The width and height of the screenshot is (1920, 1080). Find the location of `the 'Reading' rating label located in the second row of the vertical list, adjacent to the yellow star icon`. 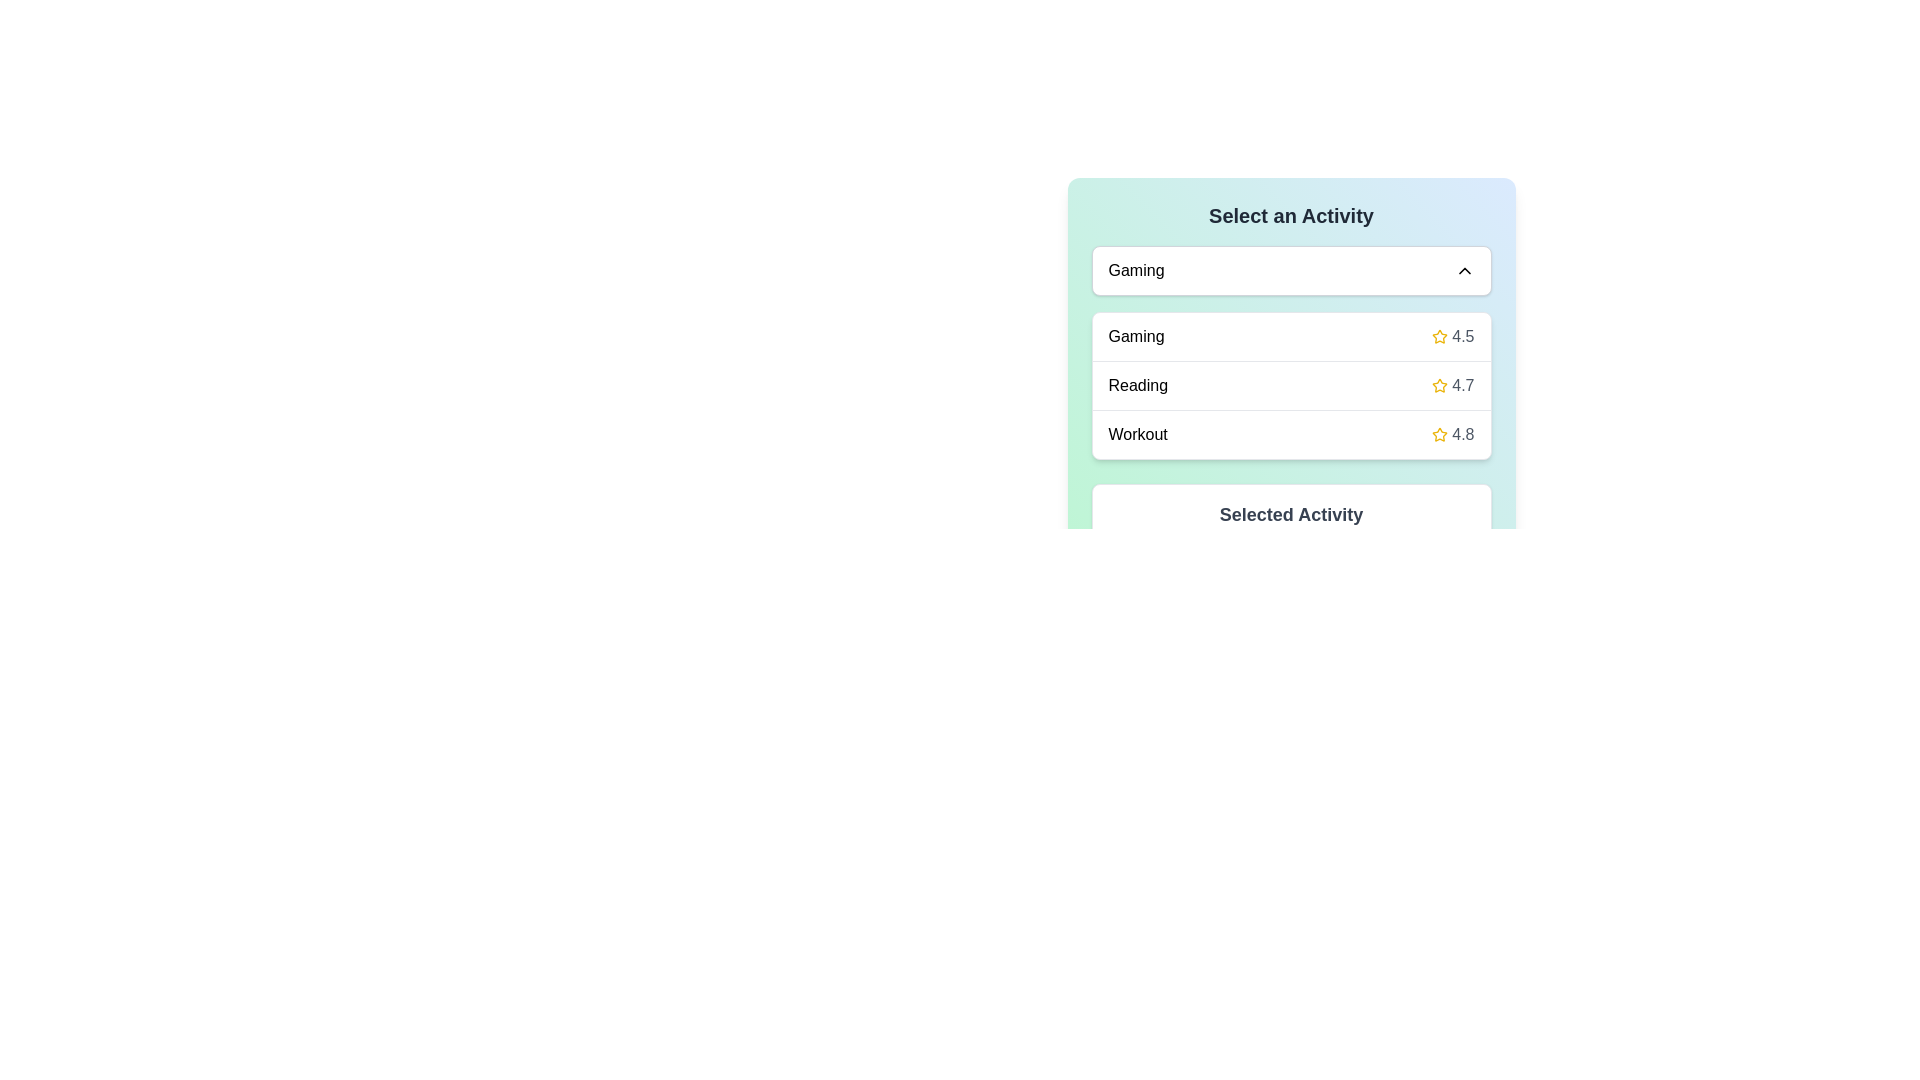

the 'Reading' rating label located in the second row of the vertical list, adjacent to the yellow star icon is located at coordinates (1463, 385).